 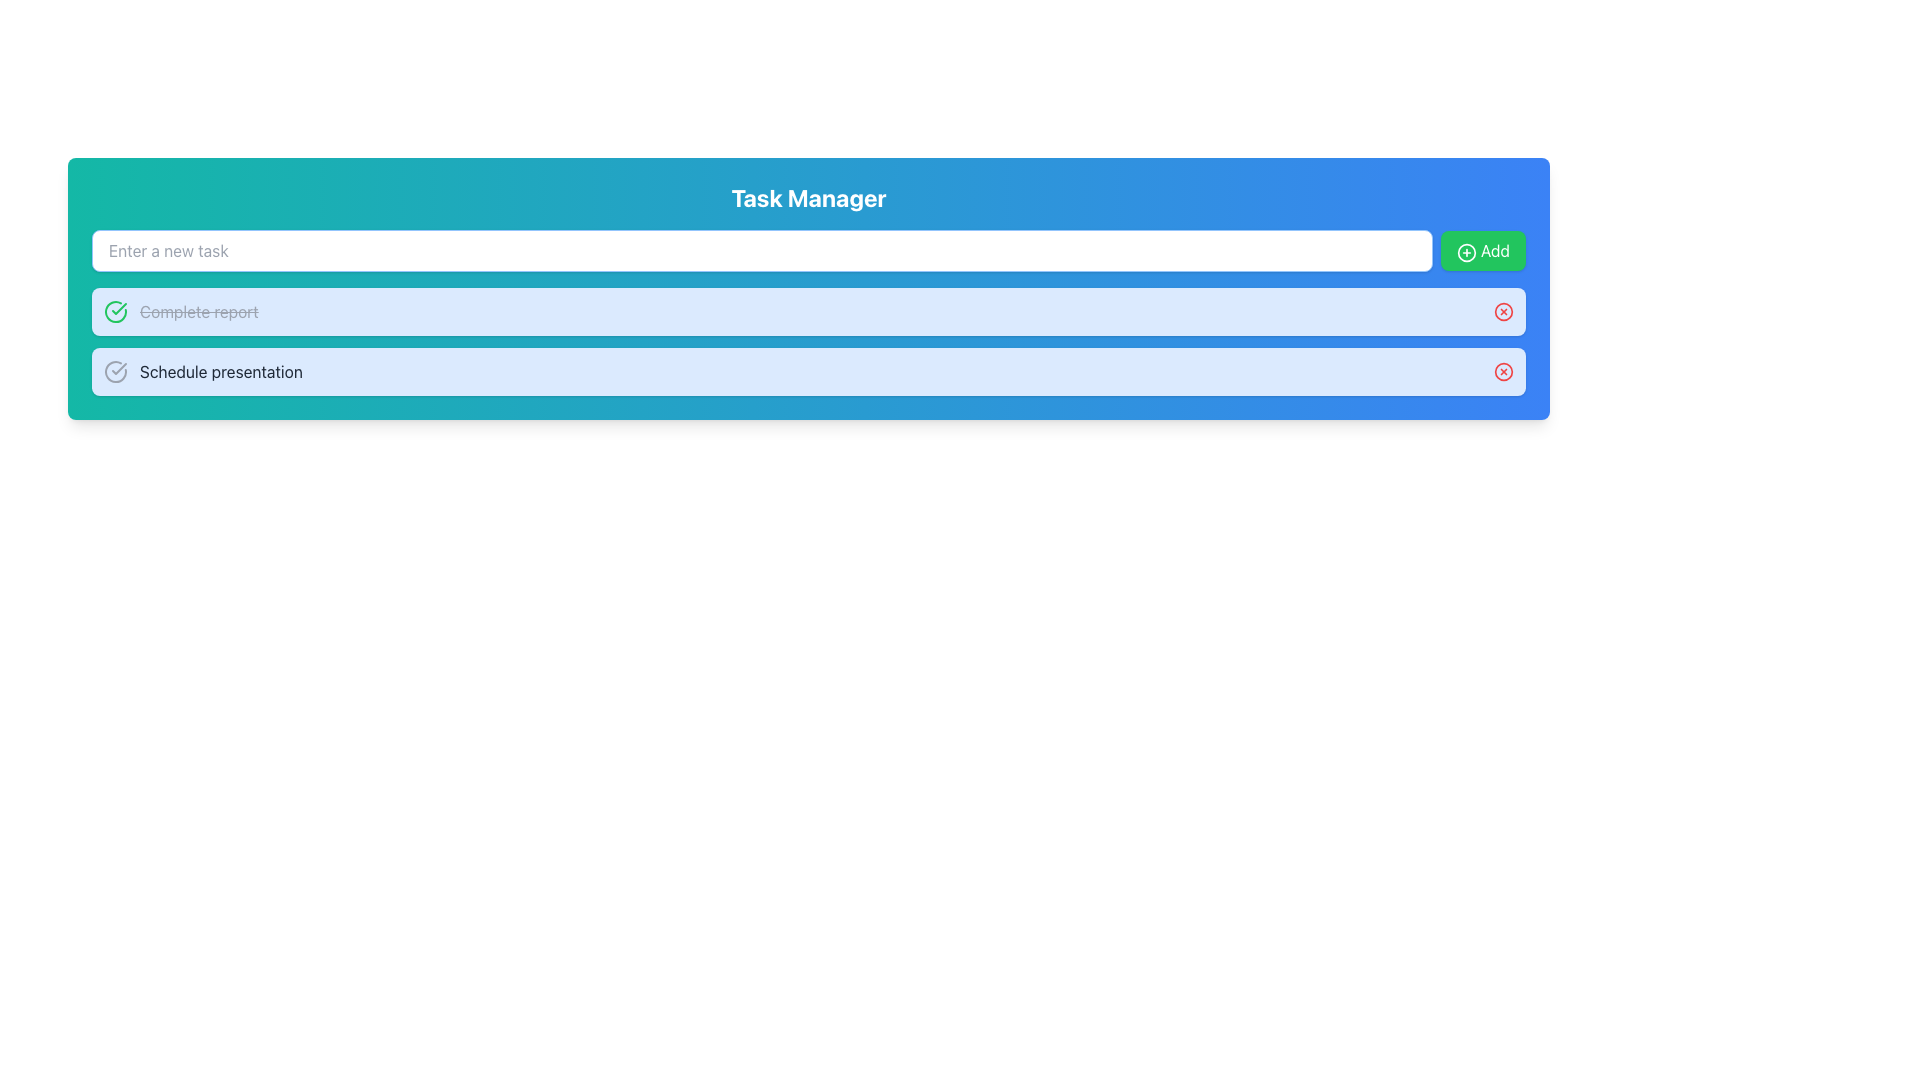 I want to click on the text label displaying the title of a task, which is the second item in a vertical list of tasks in the task manager interface, located below the task titled 'Complete report', so click(x=203, y=371).